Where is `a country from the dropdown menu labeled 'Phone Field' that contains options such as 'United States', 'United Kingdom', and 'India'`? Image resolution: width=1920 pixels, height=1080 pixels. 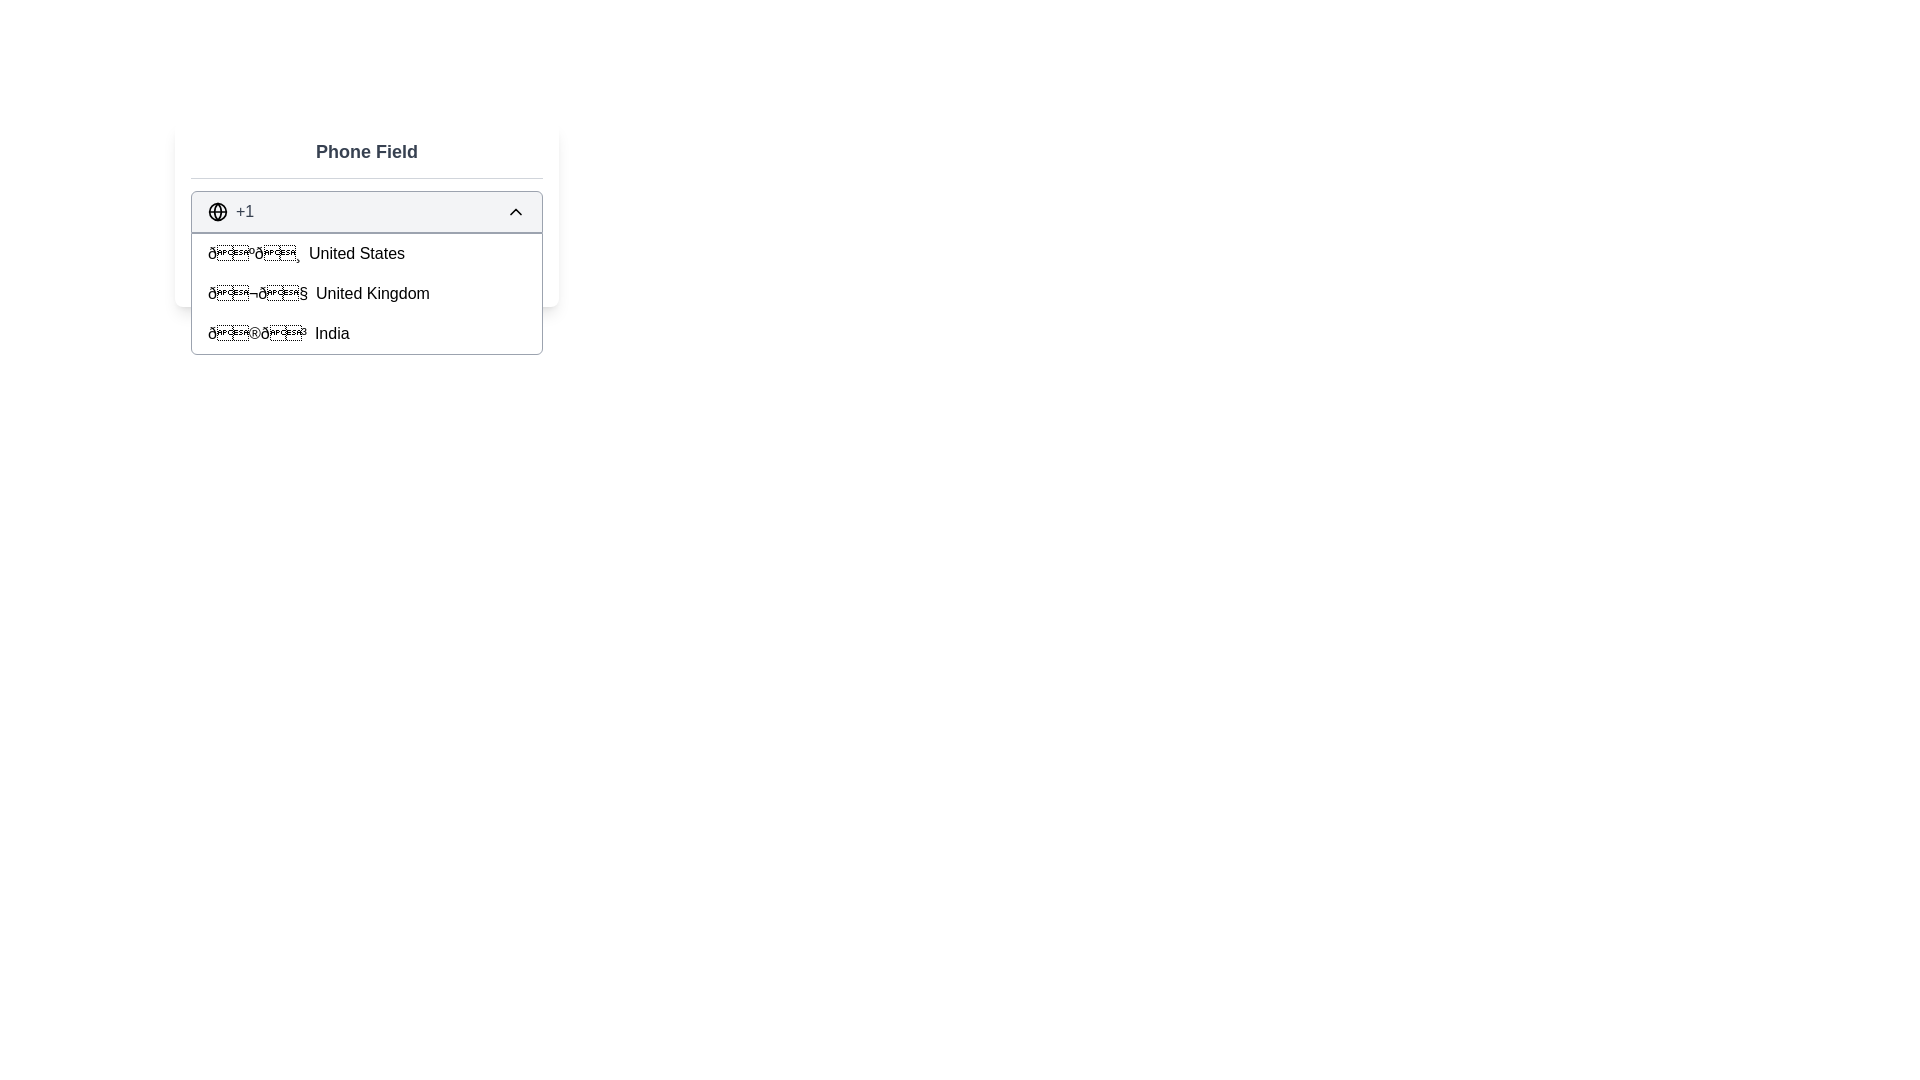
a country from the dropdown menu labeled 'Phone Field' that contains options such as 'United States', 'United Kingdom', and 'India' is located at coordinates (366, 213).